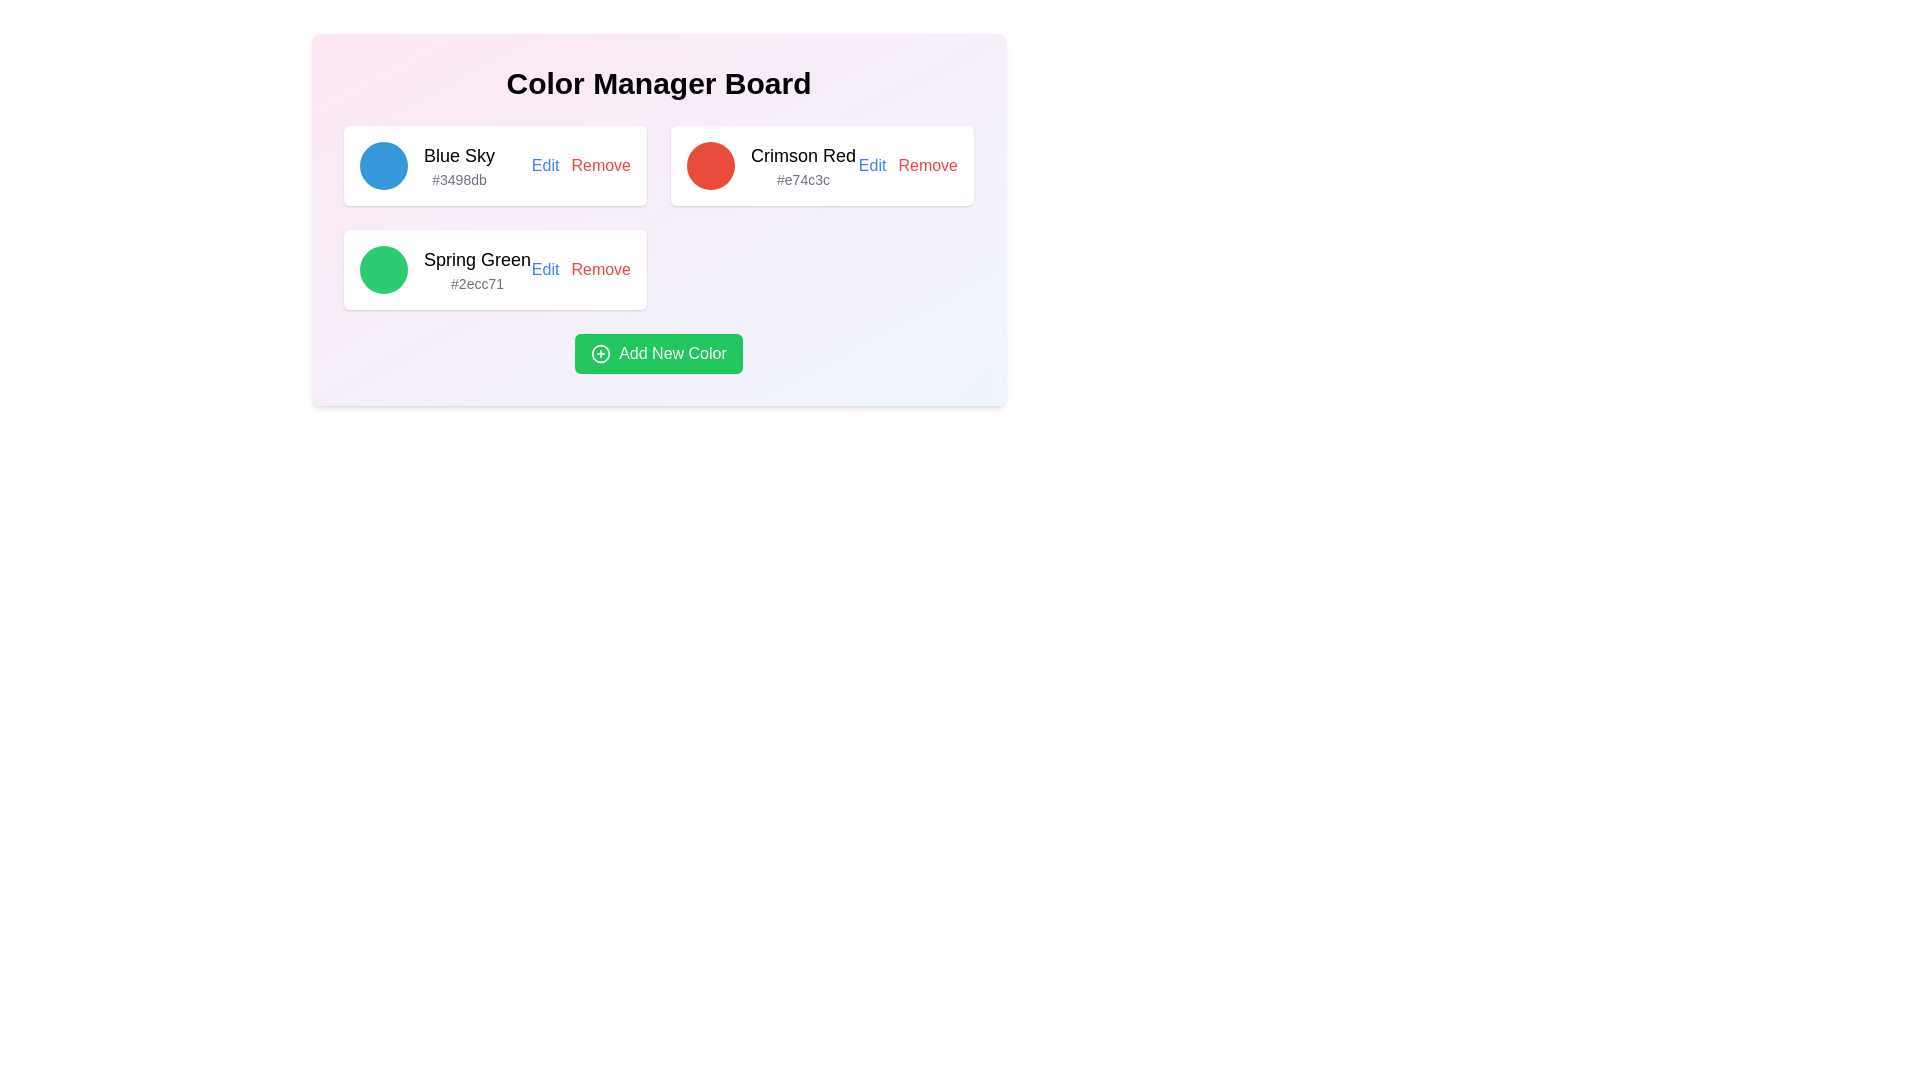 This screenshot has height=1080, width=1920. What do you see at coordinates (672, 353) in the screenshot?
I see `the text label within the button that indicates adding a new color to the list` at bounding box center [672, 353].